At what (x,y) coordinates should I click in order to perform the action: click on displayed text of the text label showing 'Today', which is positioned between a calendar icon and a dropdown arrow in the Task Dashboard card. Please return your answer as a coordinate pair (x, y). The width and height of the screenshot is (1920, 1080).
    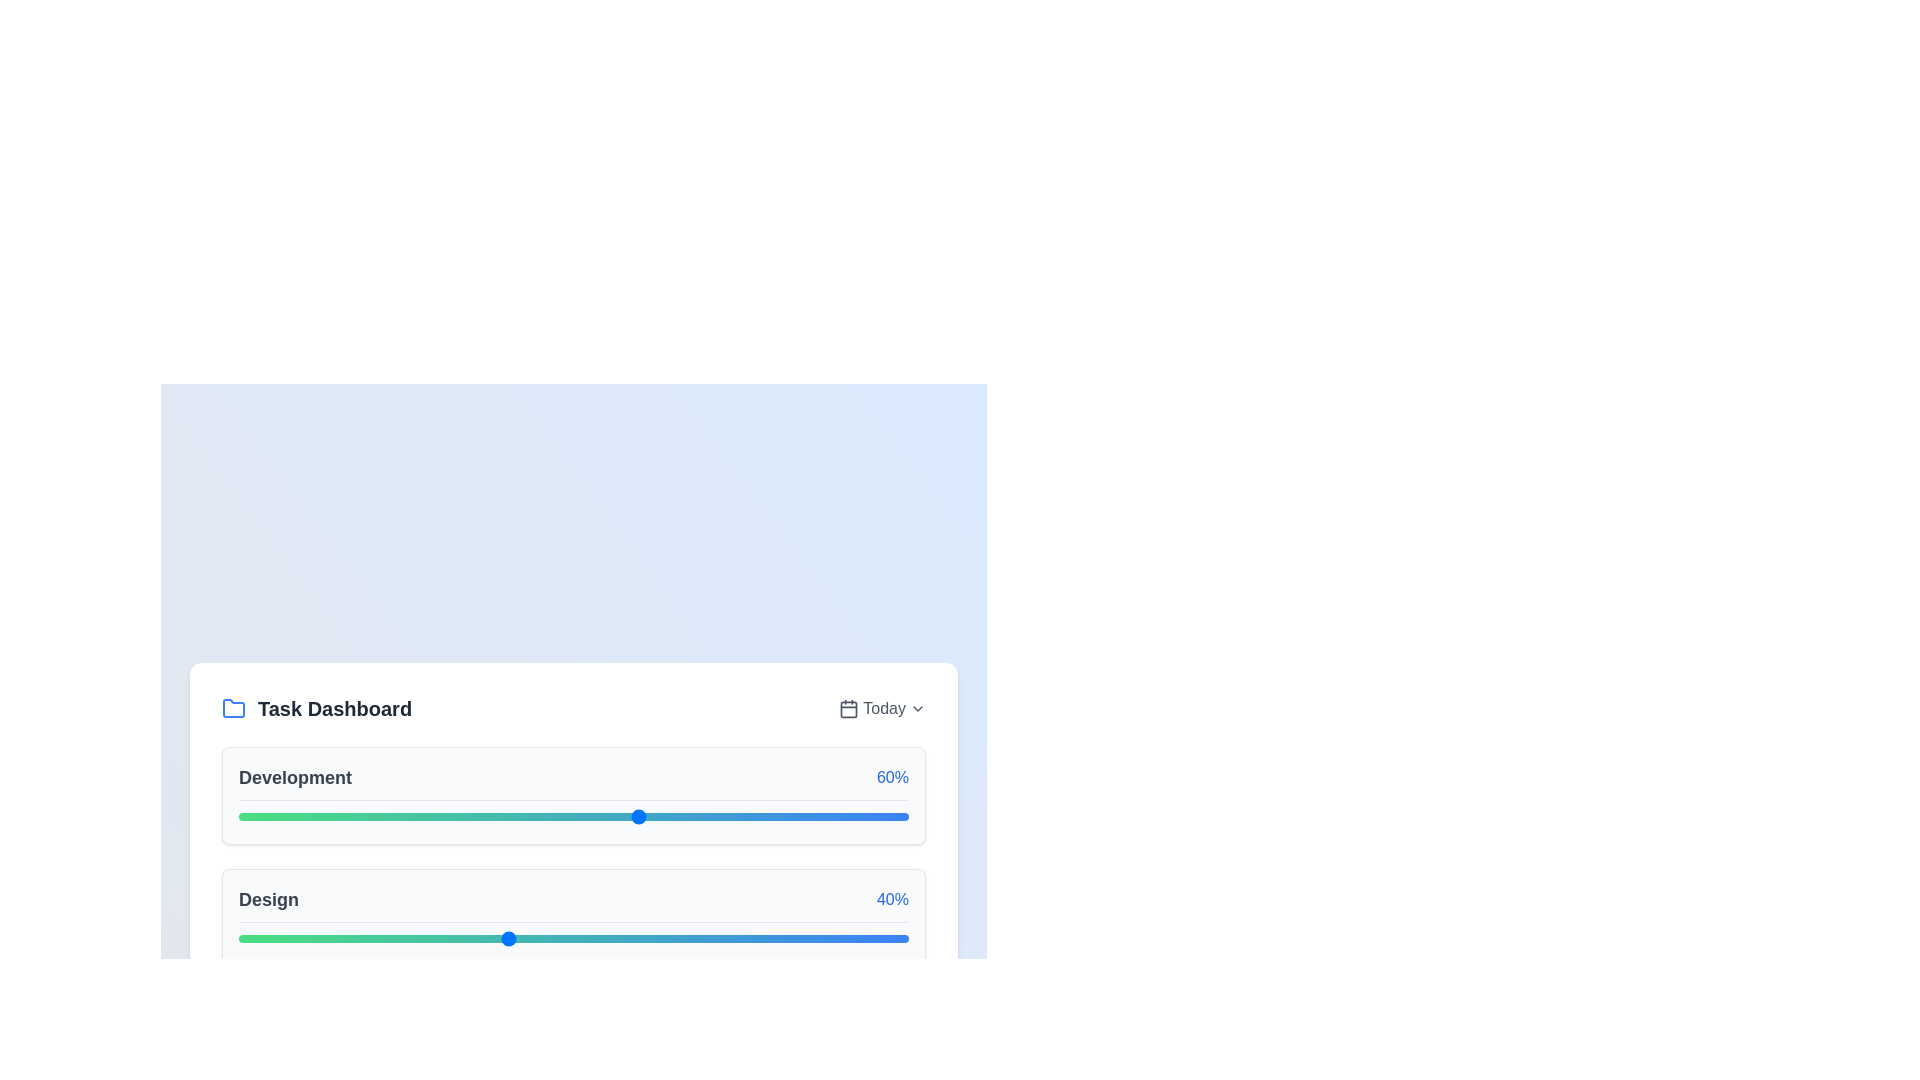
    Looking at the image, I should click on (883, 708).